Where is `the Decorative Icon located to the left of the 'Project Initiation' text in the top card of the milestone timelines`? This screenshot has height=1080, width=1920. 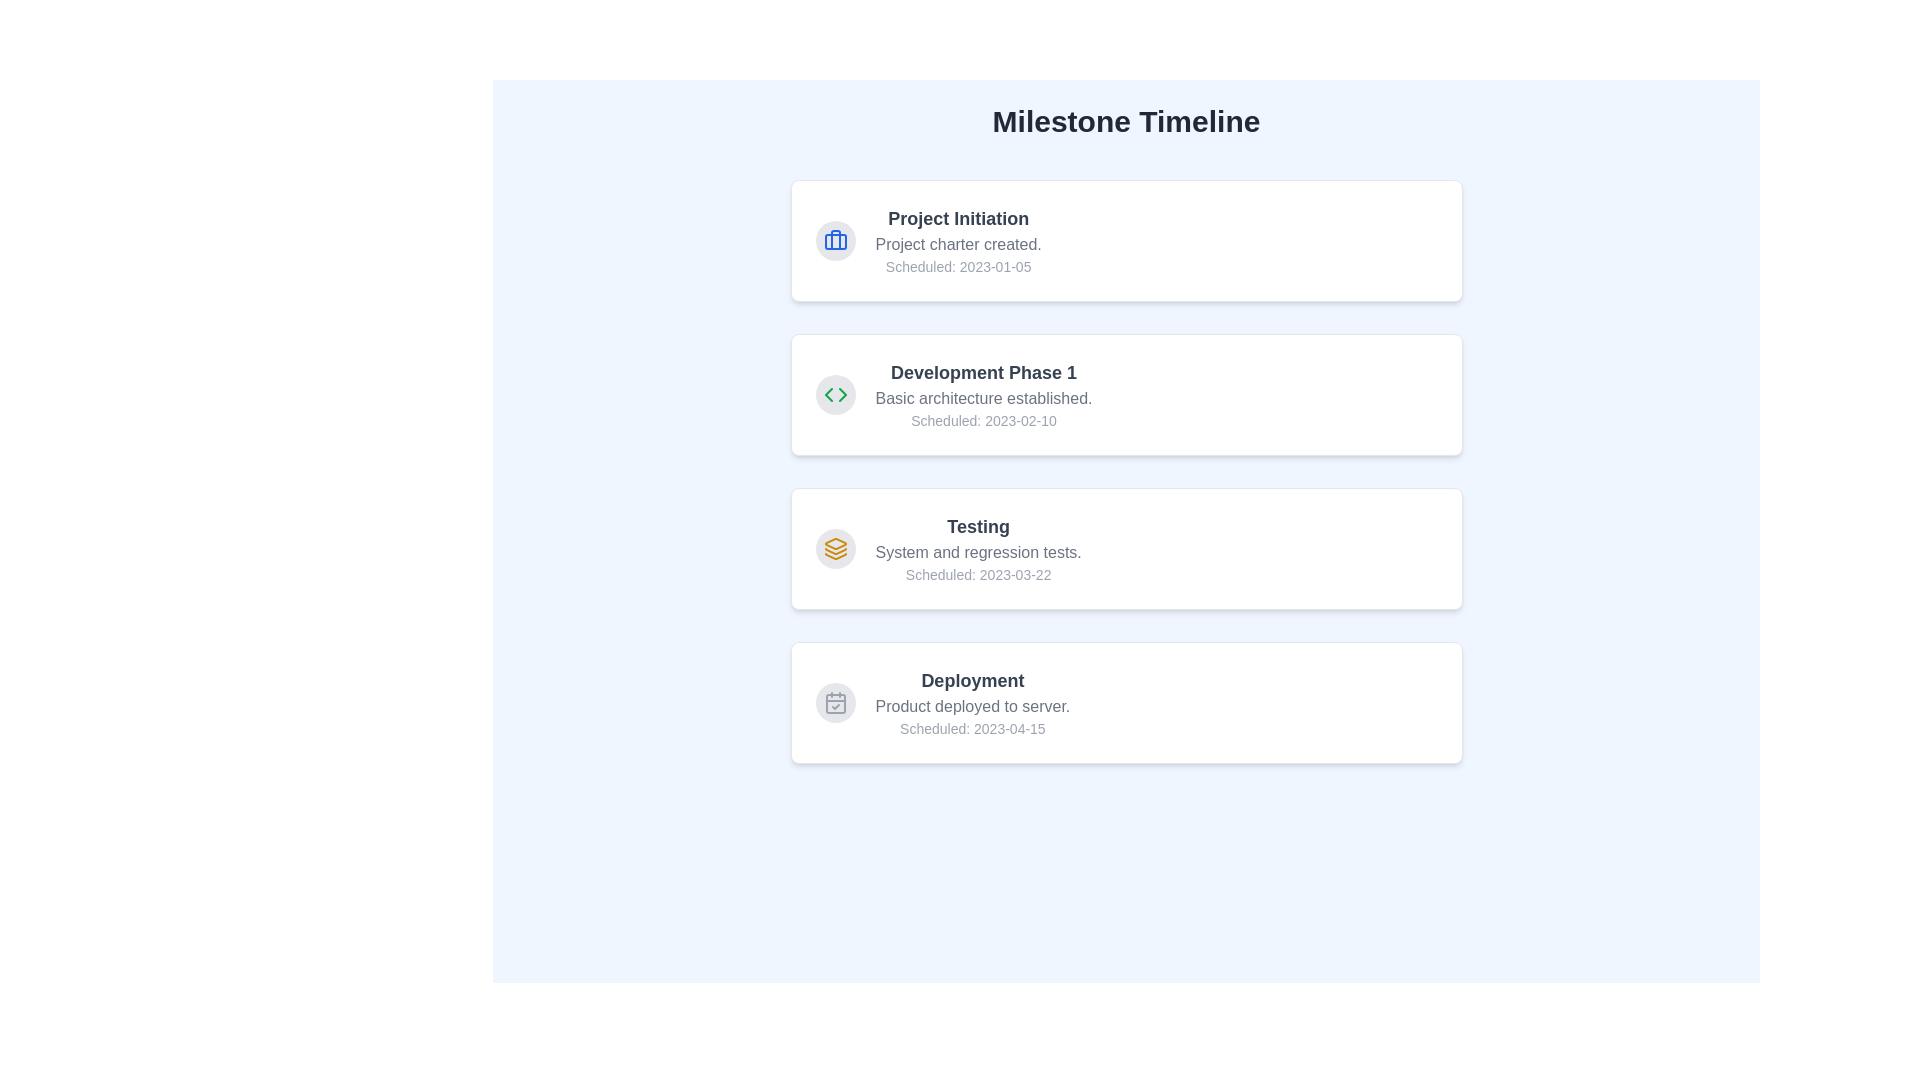 the Decorative Icon located to the left of the 'Project Initiation' text in the top card of the milestone timelines is located at coordinates (835, 239).